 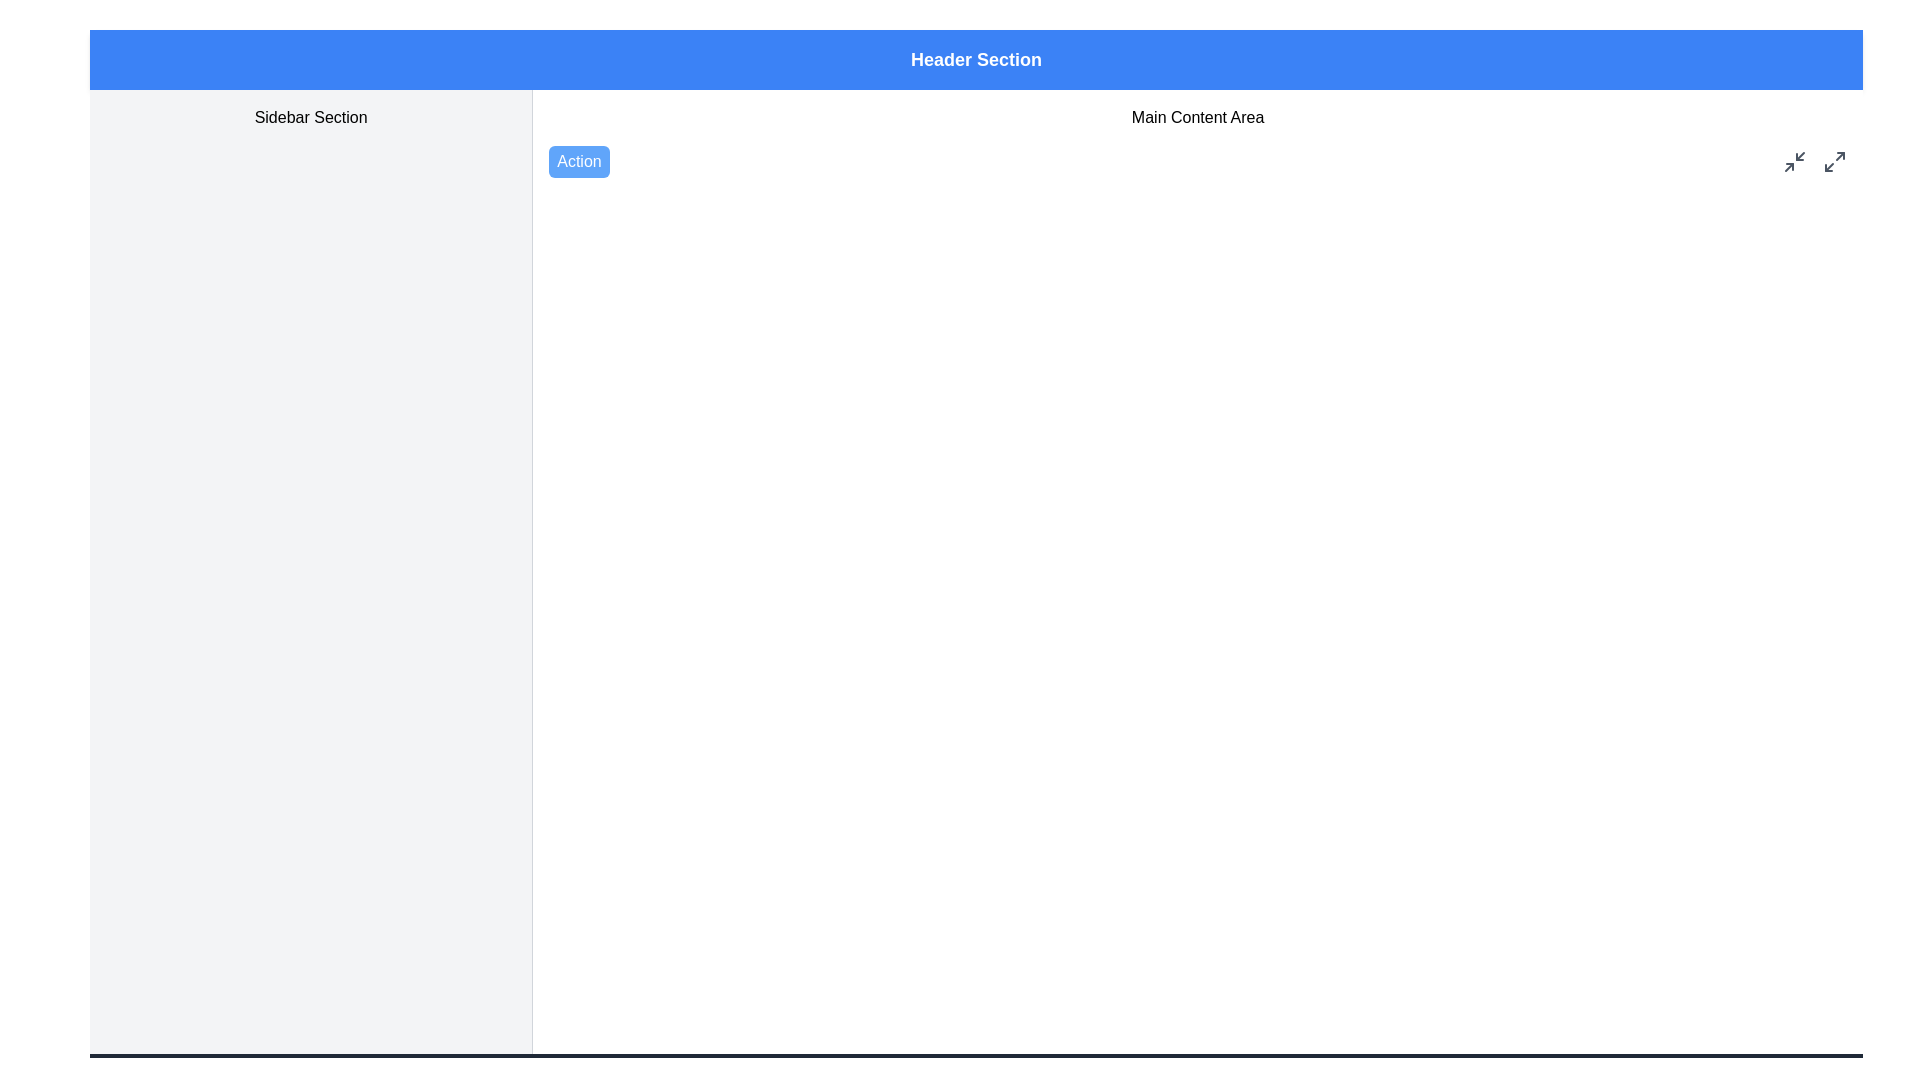 What do you see at coordinates (1834, 161) in the screenshot?
I see `the maximize button, which is a small gray square icon with diagonal arrows pointing outward, located in the top-right corner of the main content area` at bounding box center [1834, 161].